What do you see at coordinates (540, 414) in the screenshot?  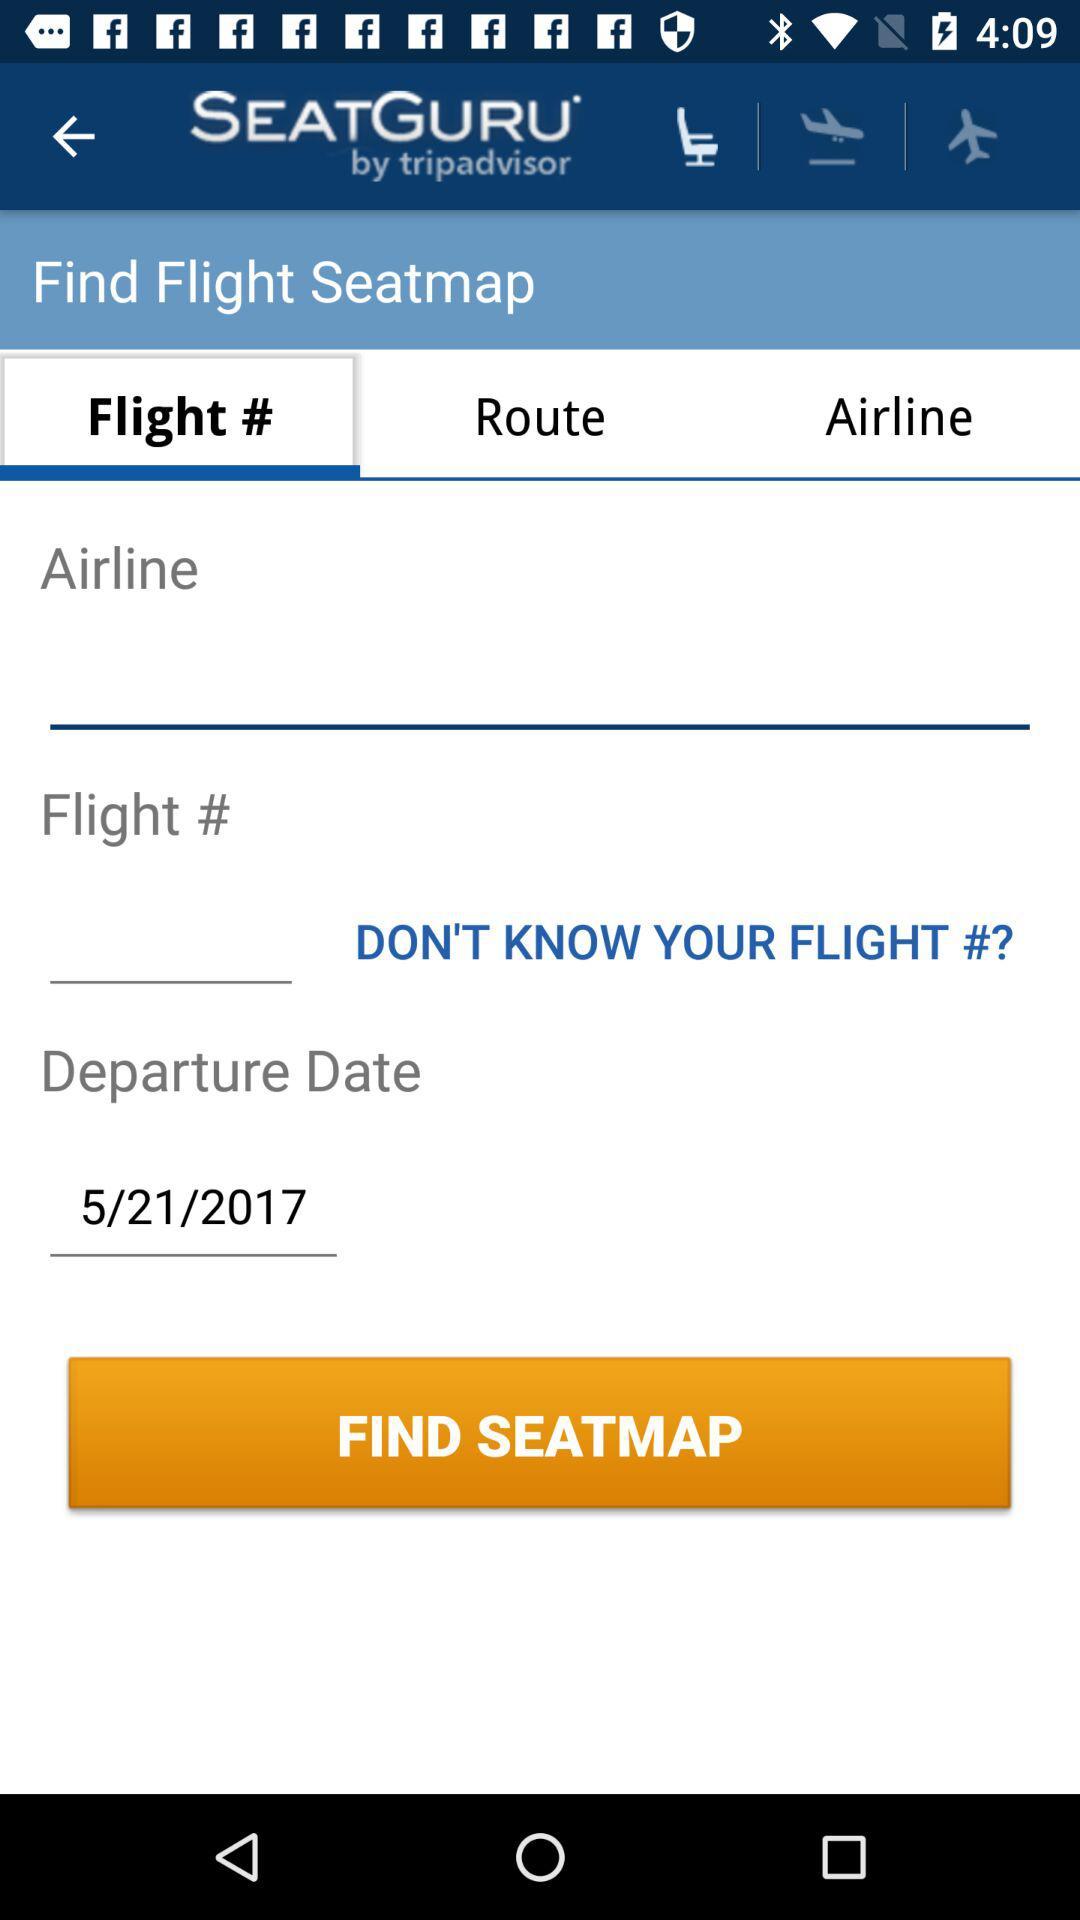 I see `item to the left of airline icon` at bounding box center [540, 414].